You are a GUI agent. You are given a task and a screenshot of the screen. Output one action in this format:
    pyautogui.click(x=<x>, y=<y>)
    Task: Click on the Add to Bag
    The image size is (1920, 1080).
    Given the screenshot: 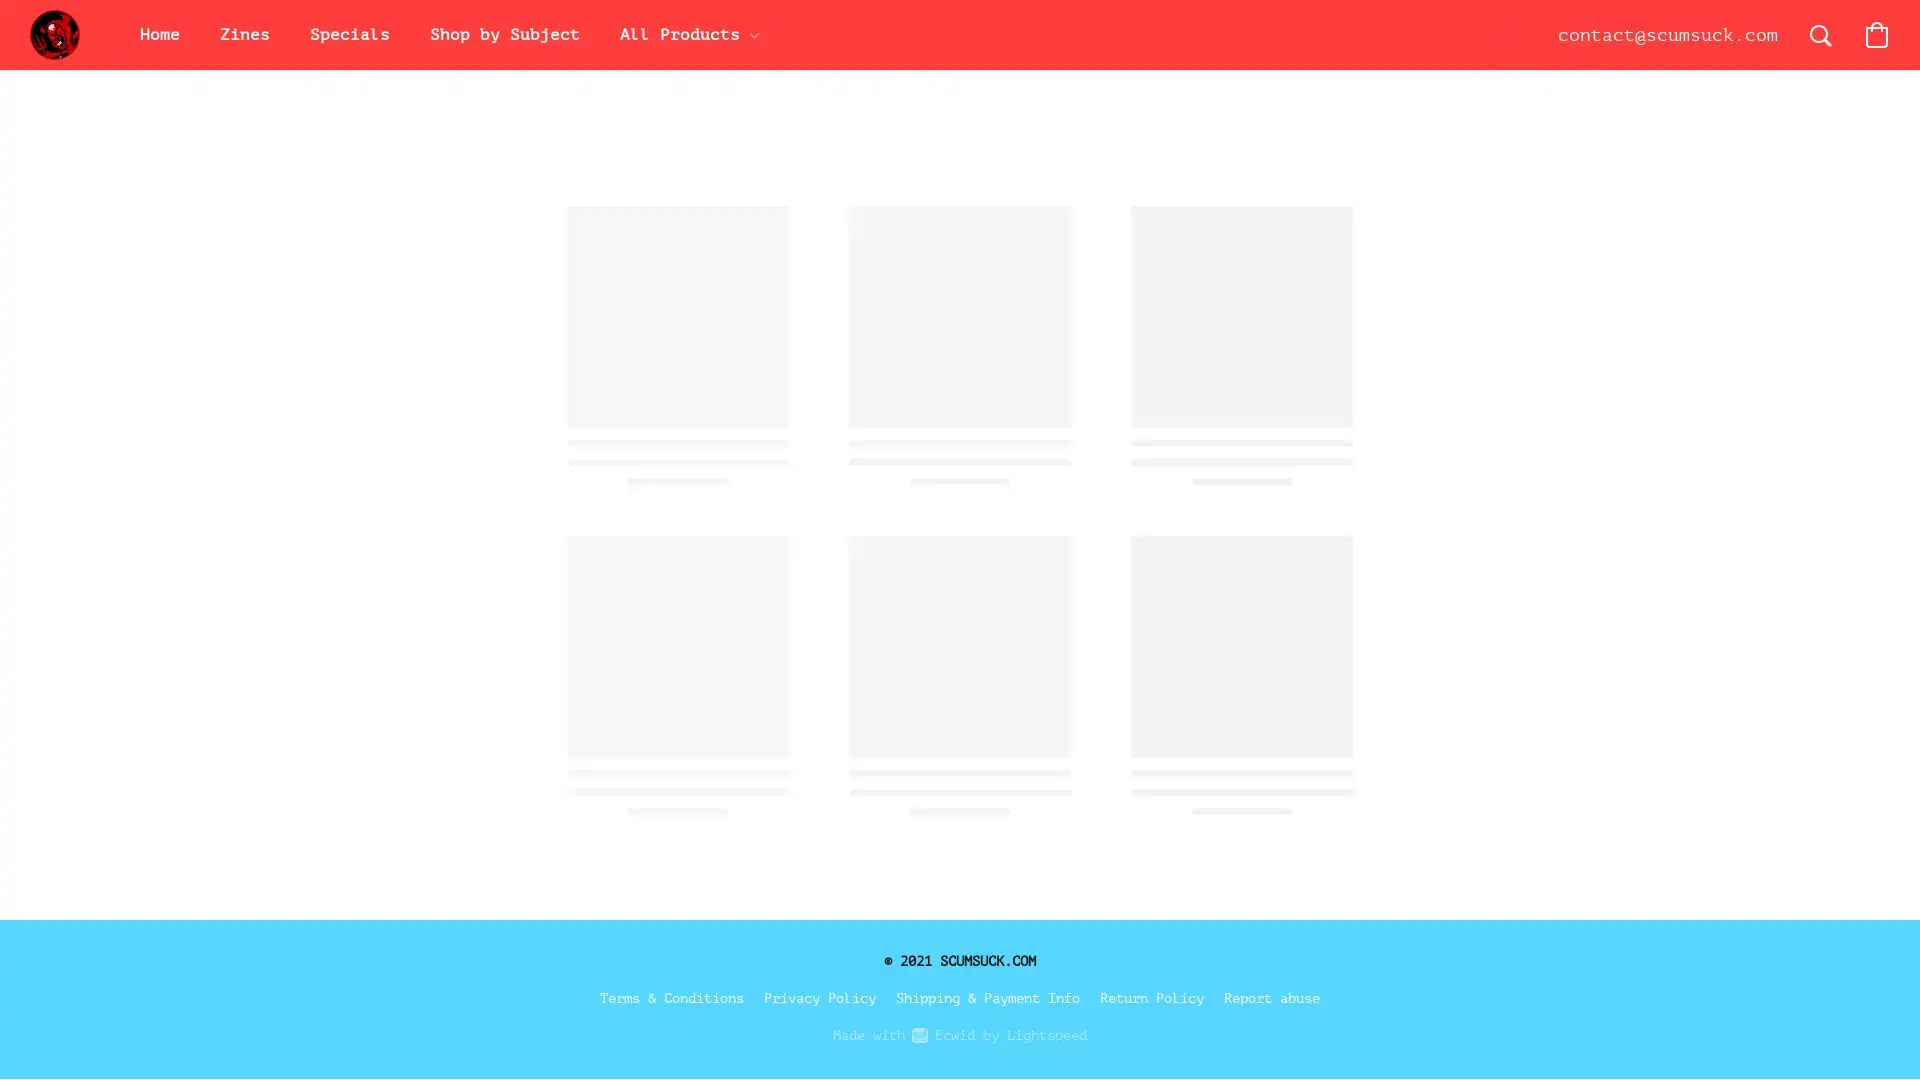 What is the action you would take?
    pyautogui.click(x=1310, y=643)
    